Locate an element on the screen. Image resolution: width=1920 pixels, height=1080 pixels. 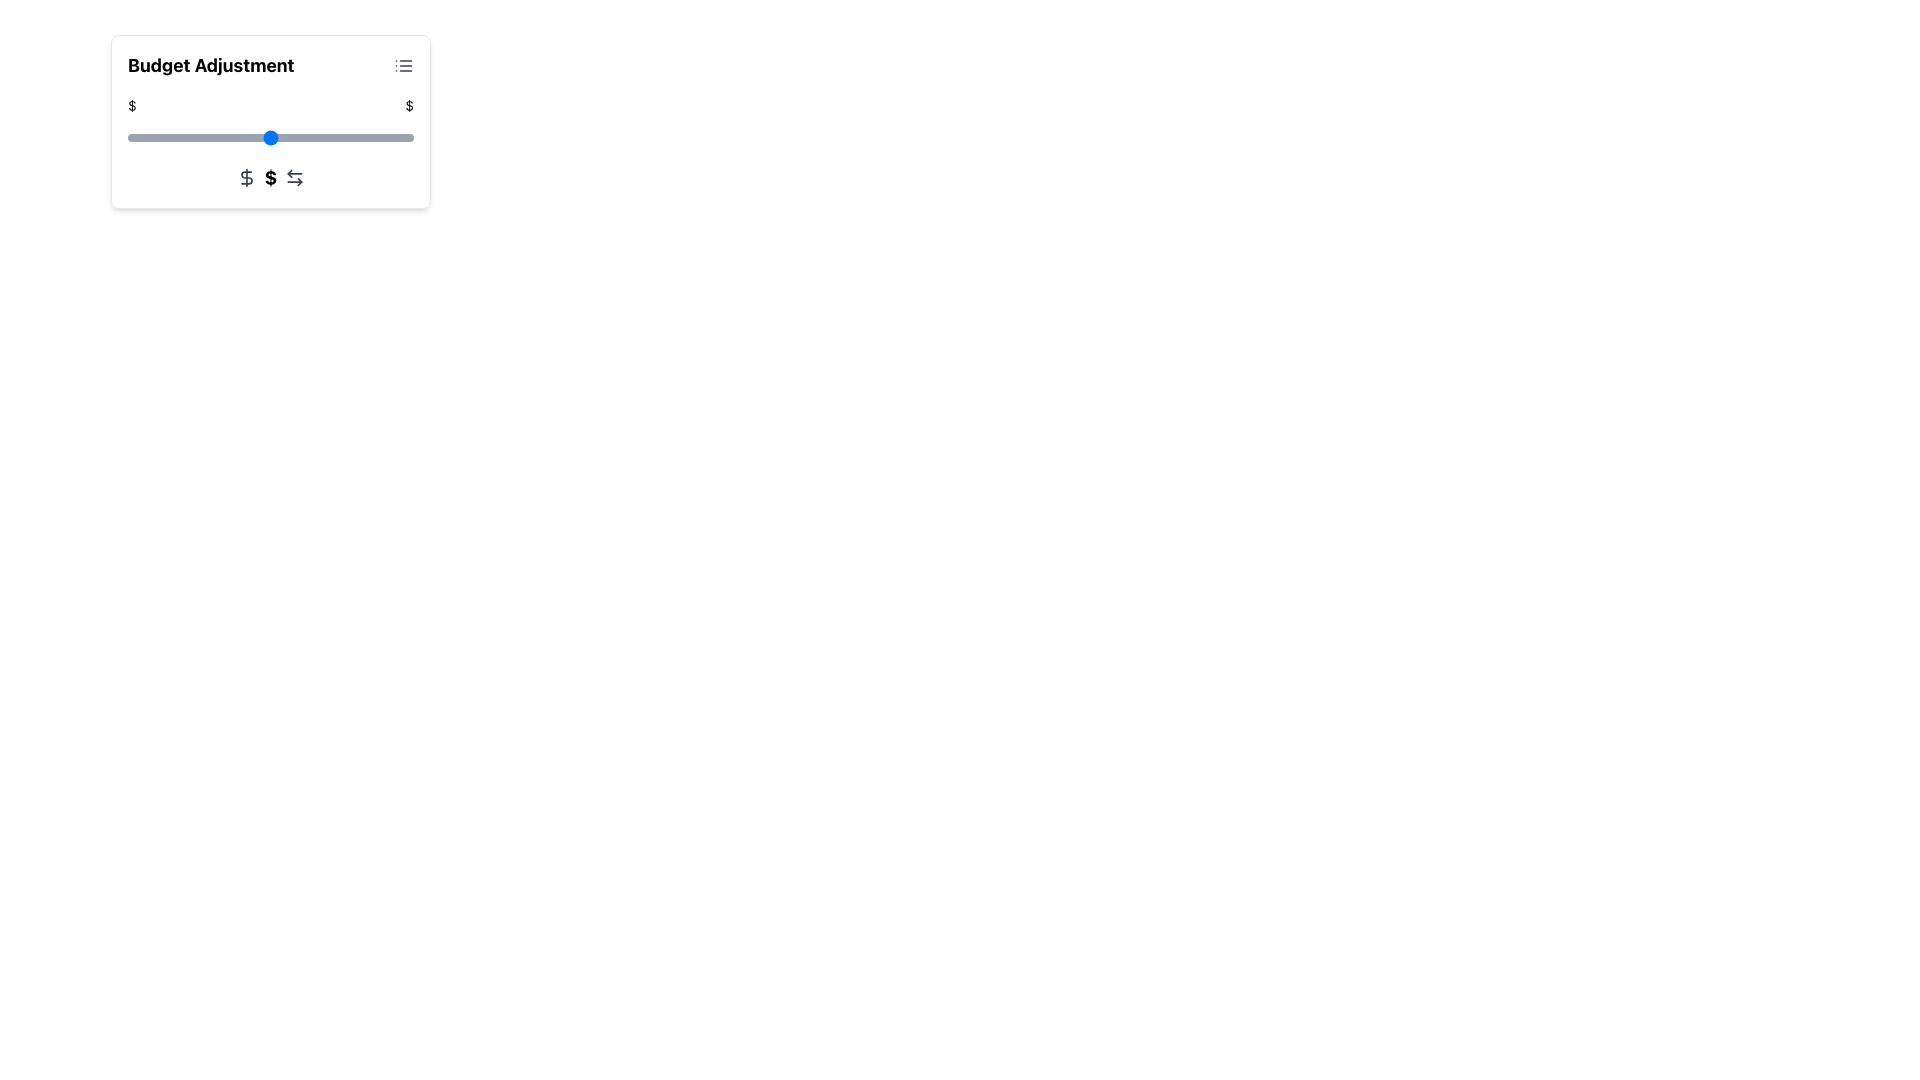
the budget adjustment slider is located at coordinates (205, 137).